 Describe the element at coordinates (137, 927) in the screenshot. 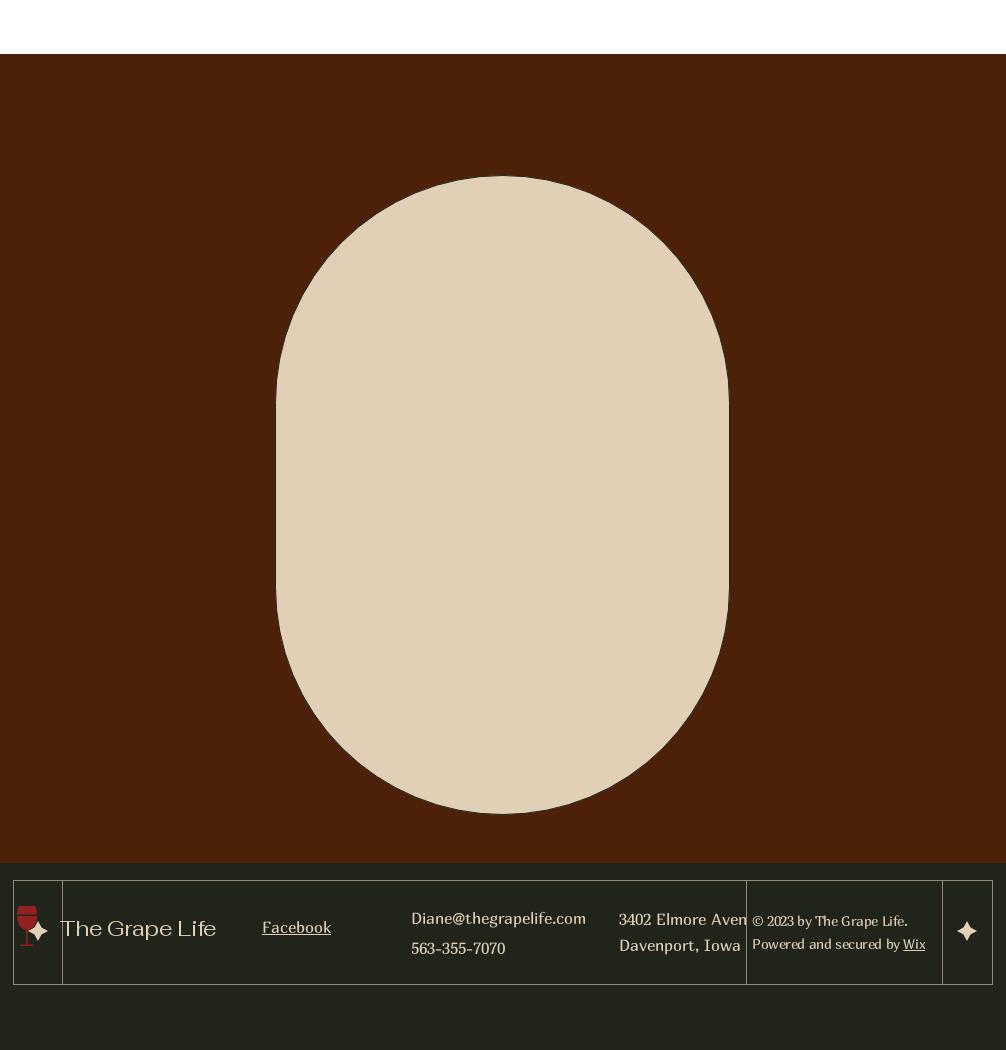

I see `'The Grape Life'` at that location.